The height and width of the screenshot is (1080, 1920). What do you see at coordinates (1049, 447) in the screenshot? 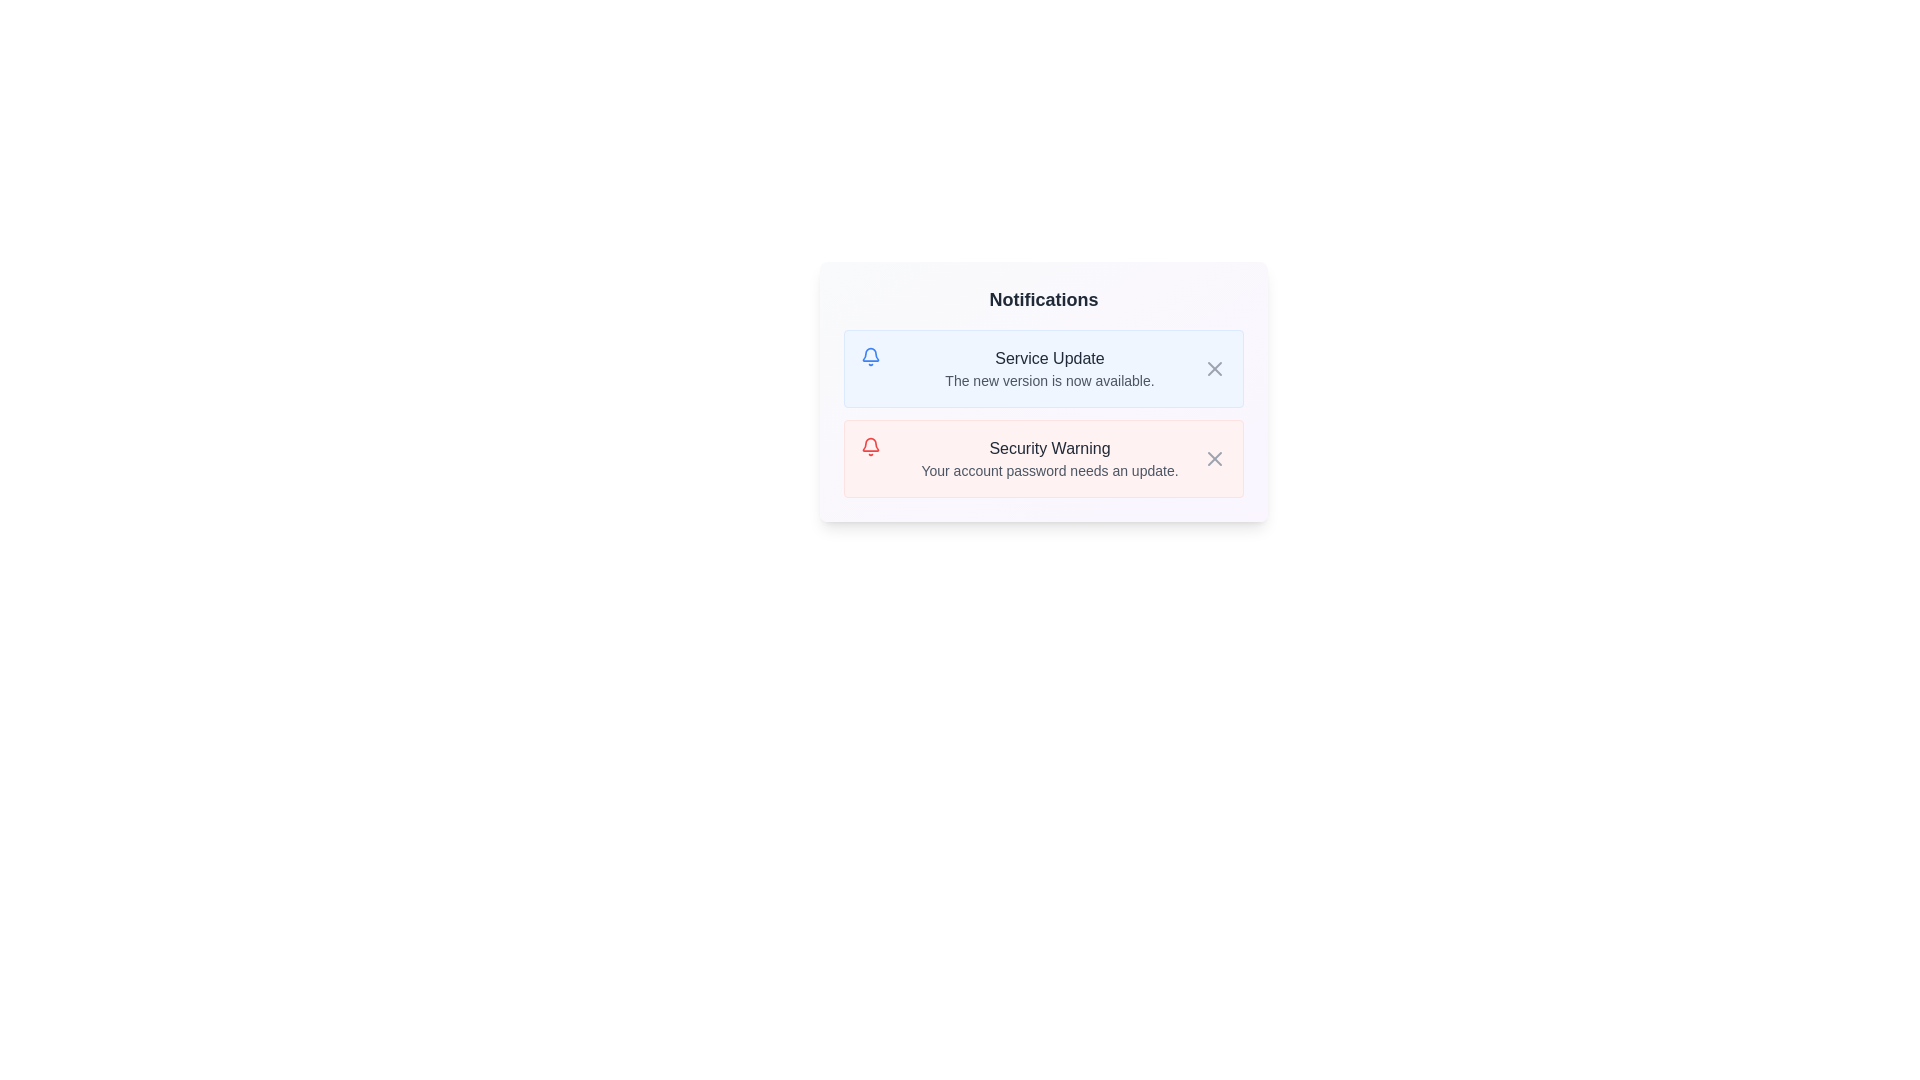
I see `the prominently styled text label reading 'Security Warning' in bold dark gray font, which is located directly below the 'Service Update' notification` at bounding box center [1049, 447].